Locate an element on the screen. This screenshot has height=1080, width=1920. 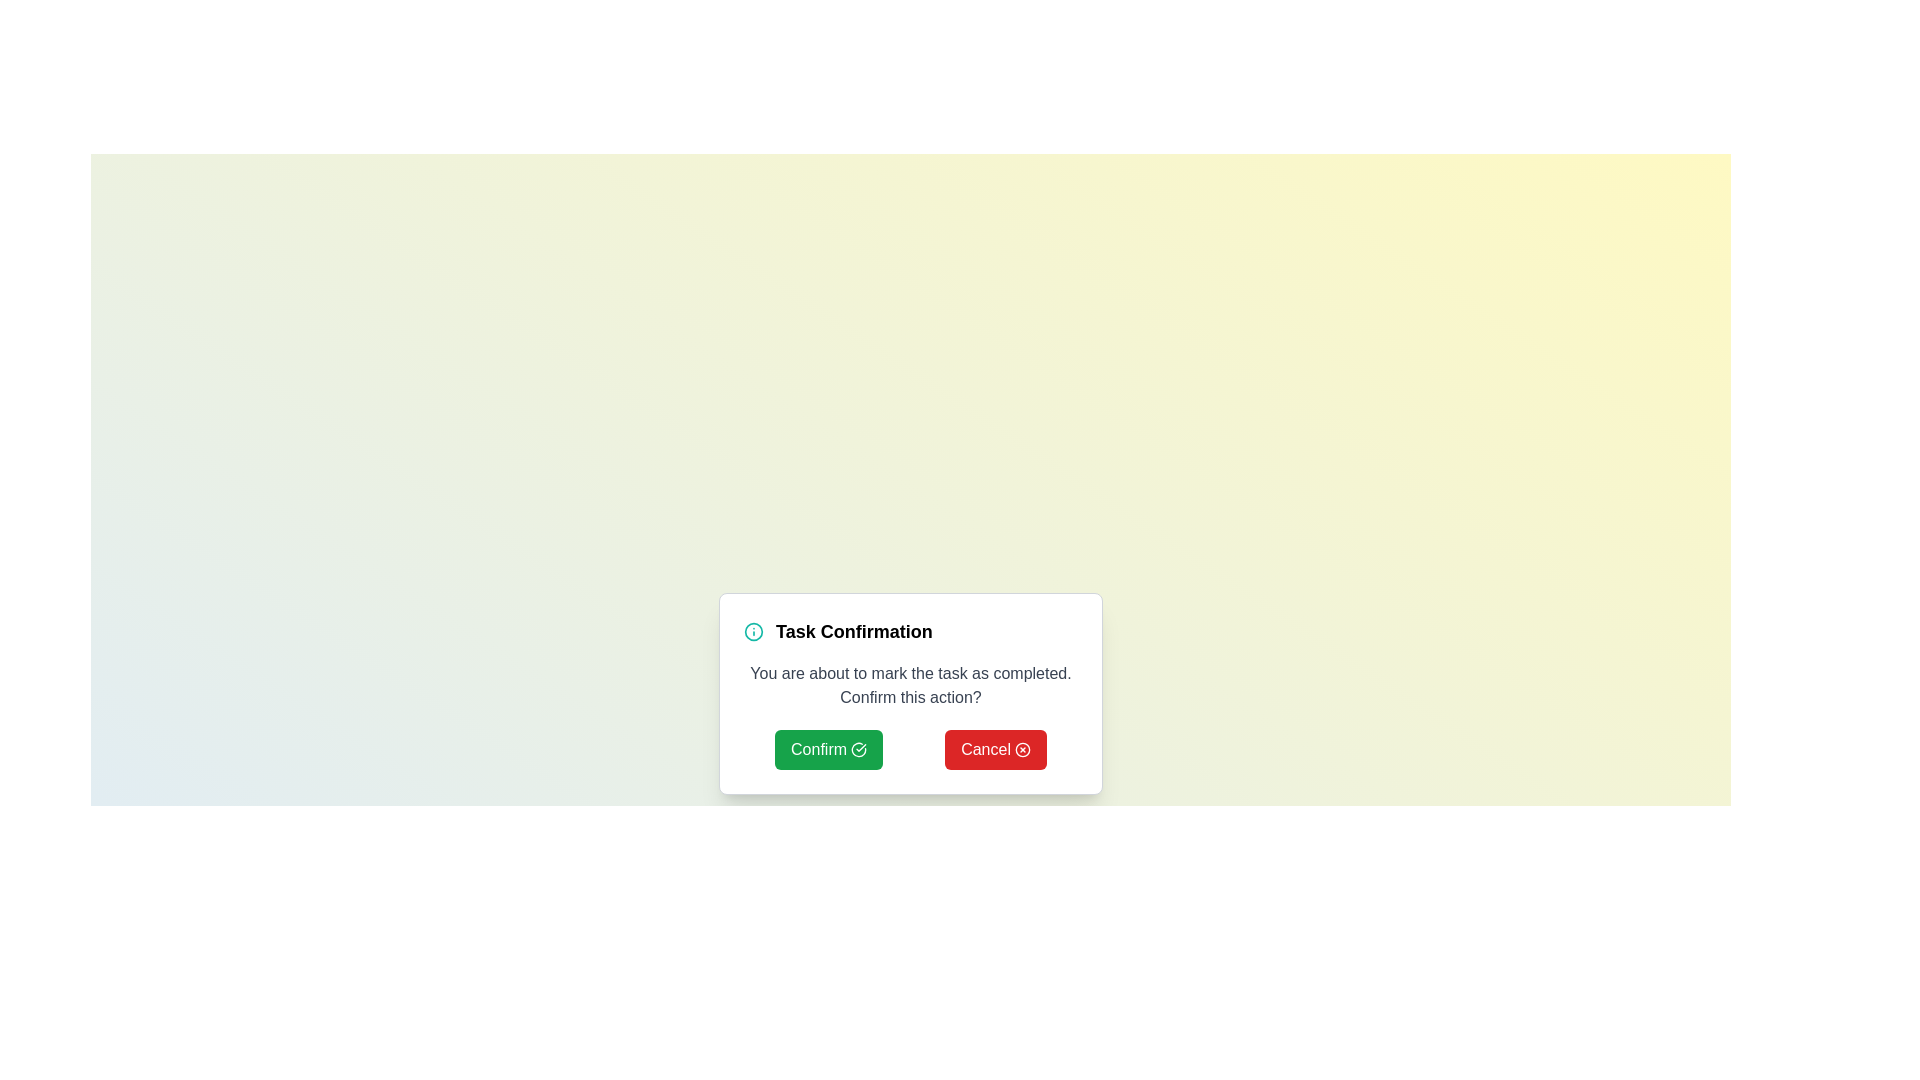
the affirmation icon located on the green 'Confirm' button at the bottom of the card in the modal dialog to confirm is located at coordinates (859, 749).